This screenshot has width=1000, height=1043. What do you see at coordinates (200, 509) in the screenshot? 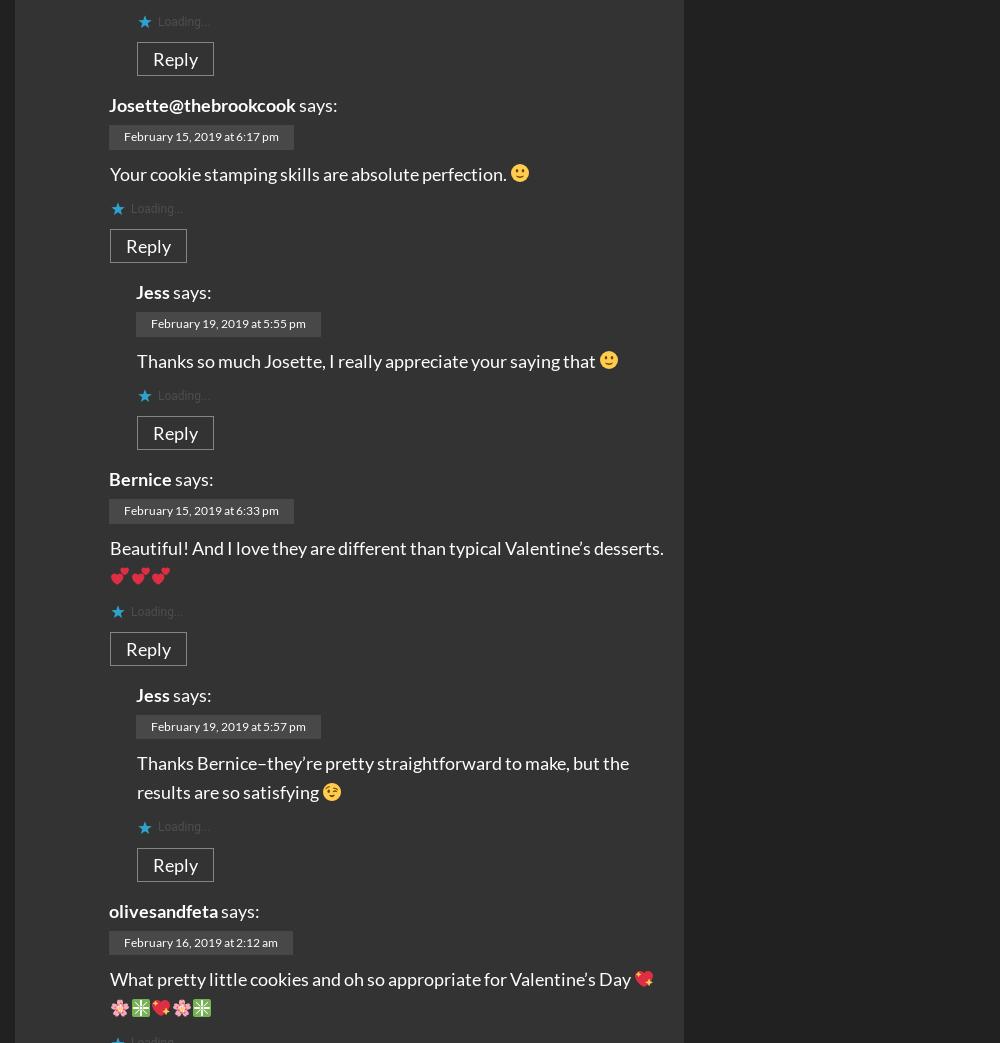
I see `'February 15, 2019 at 6:33 pm'` at bounding box center [200, 509].